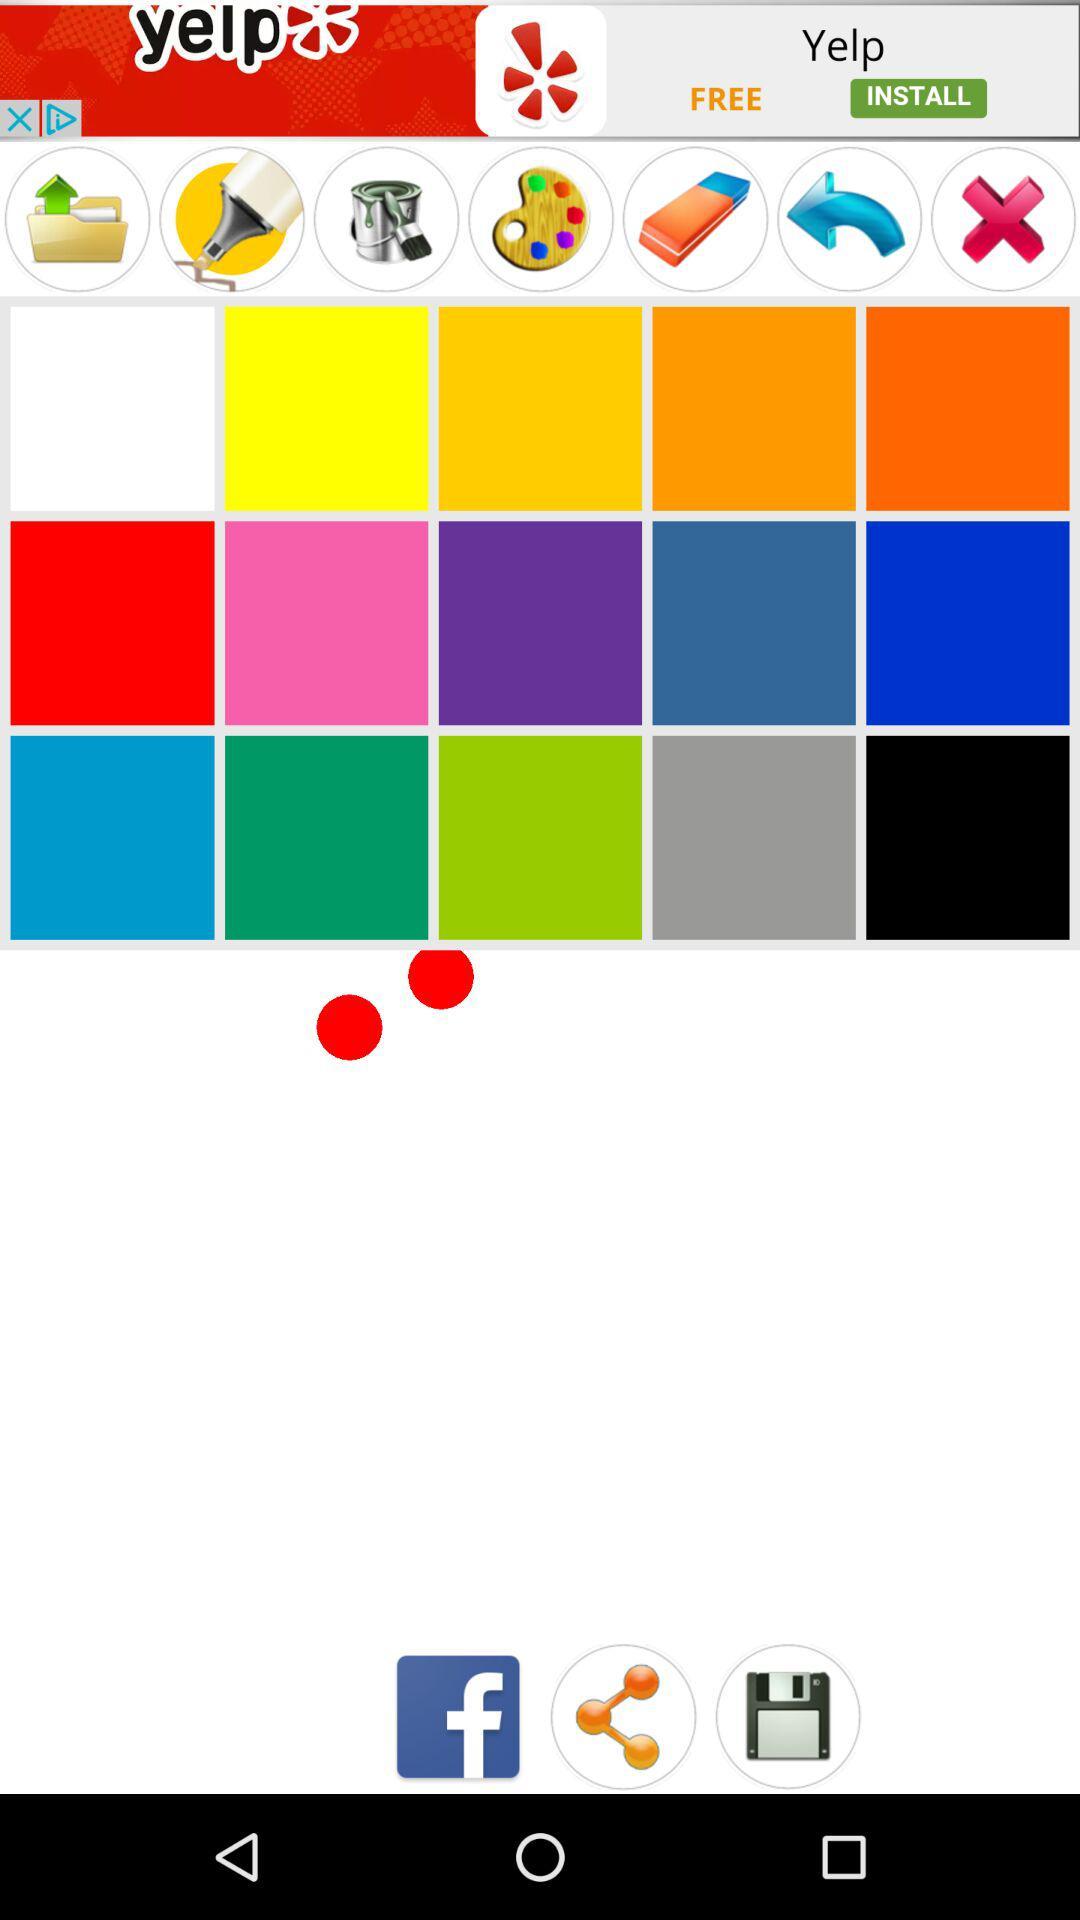 Image resolution: width=1080 pixels, height=1920 pixels. Describe the element at coordinates (754, 622) in the screenshot. I see `choose blue color` at that location.